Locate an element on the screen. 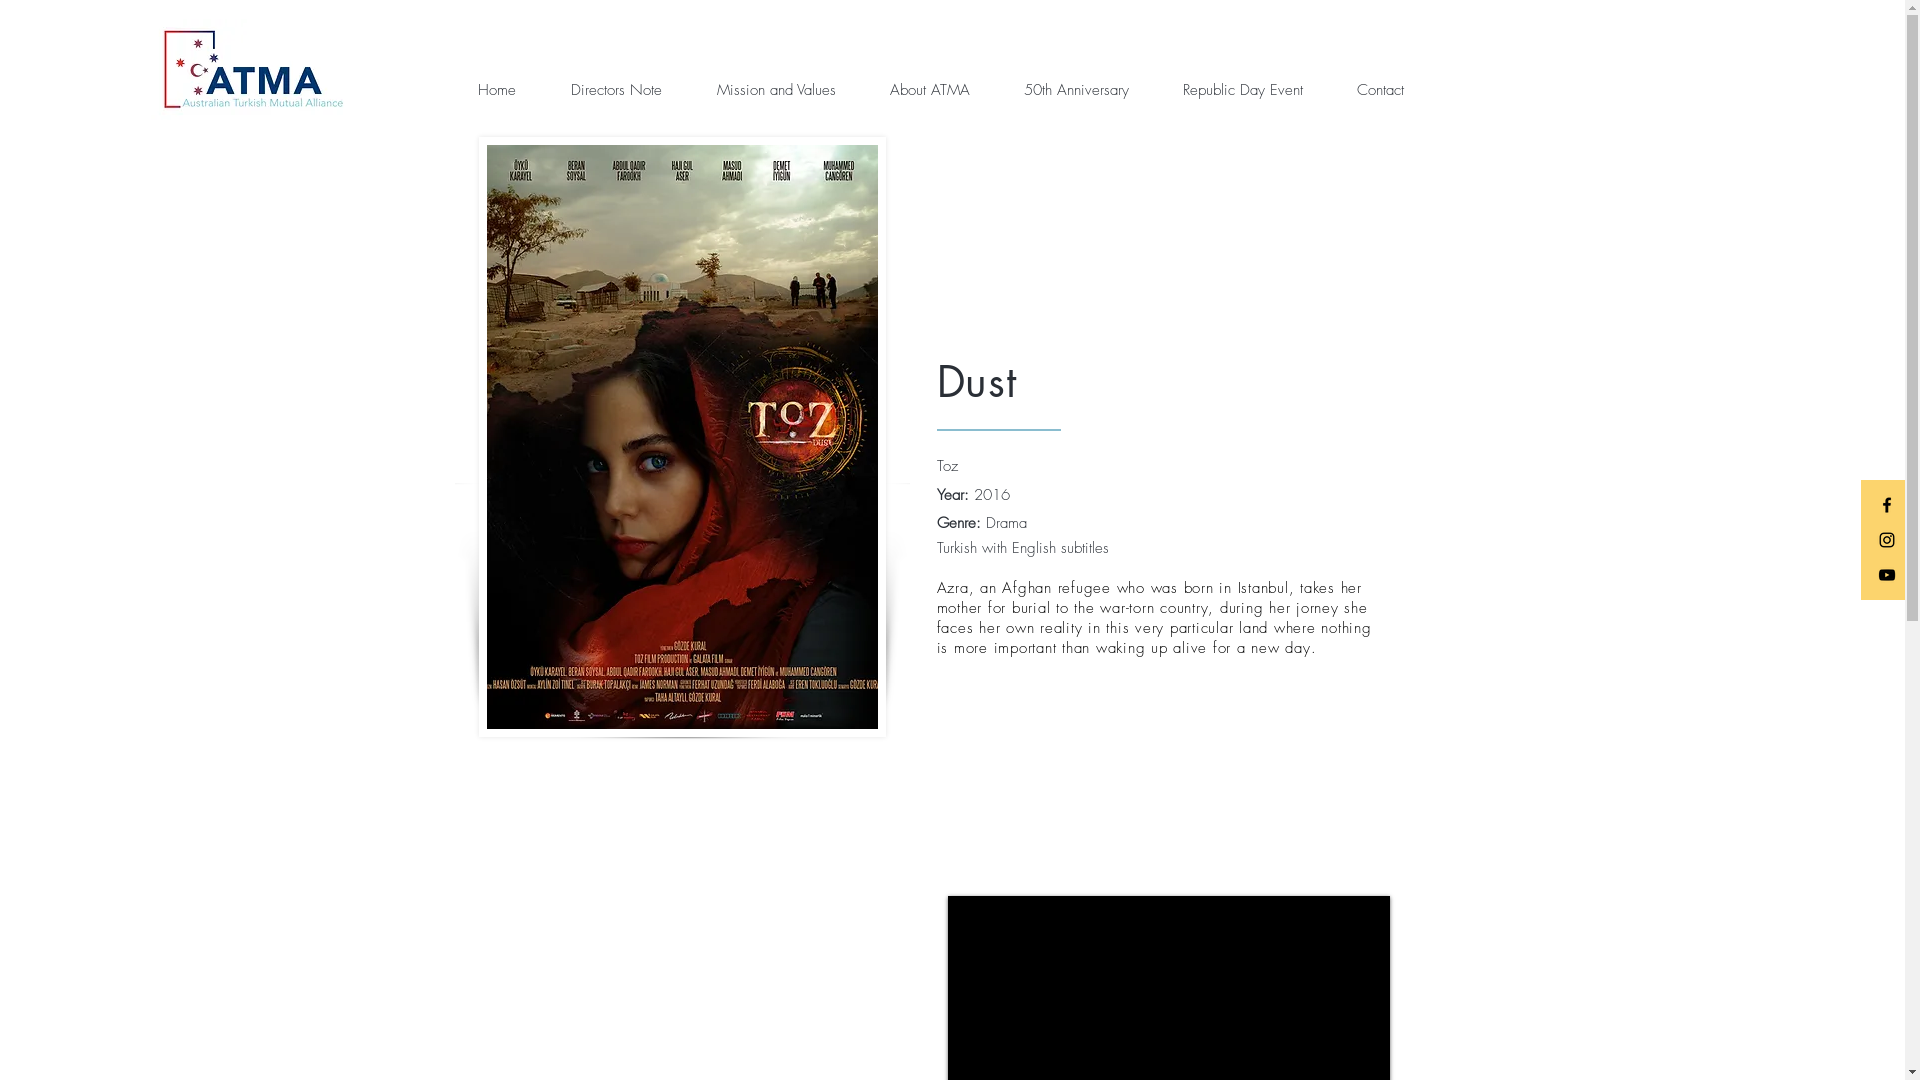 The image size is (1920, 1080). 'About ATMA' is located at coordinates (939, 88).